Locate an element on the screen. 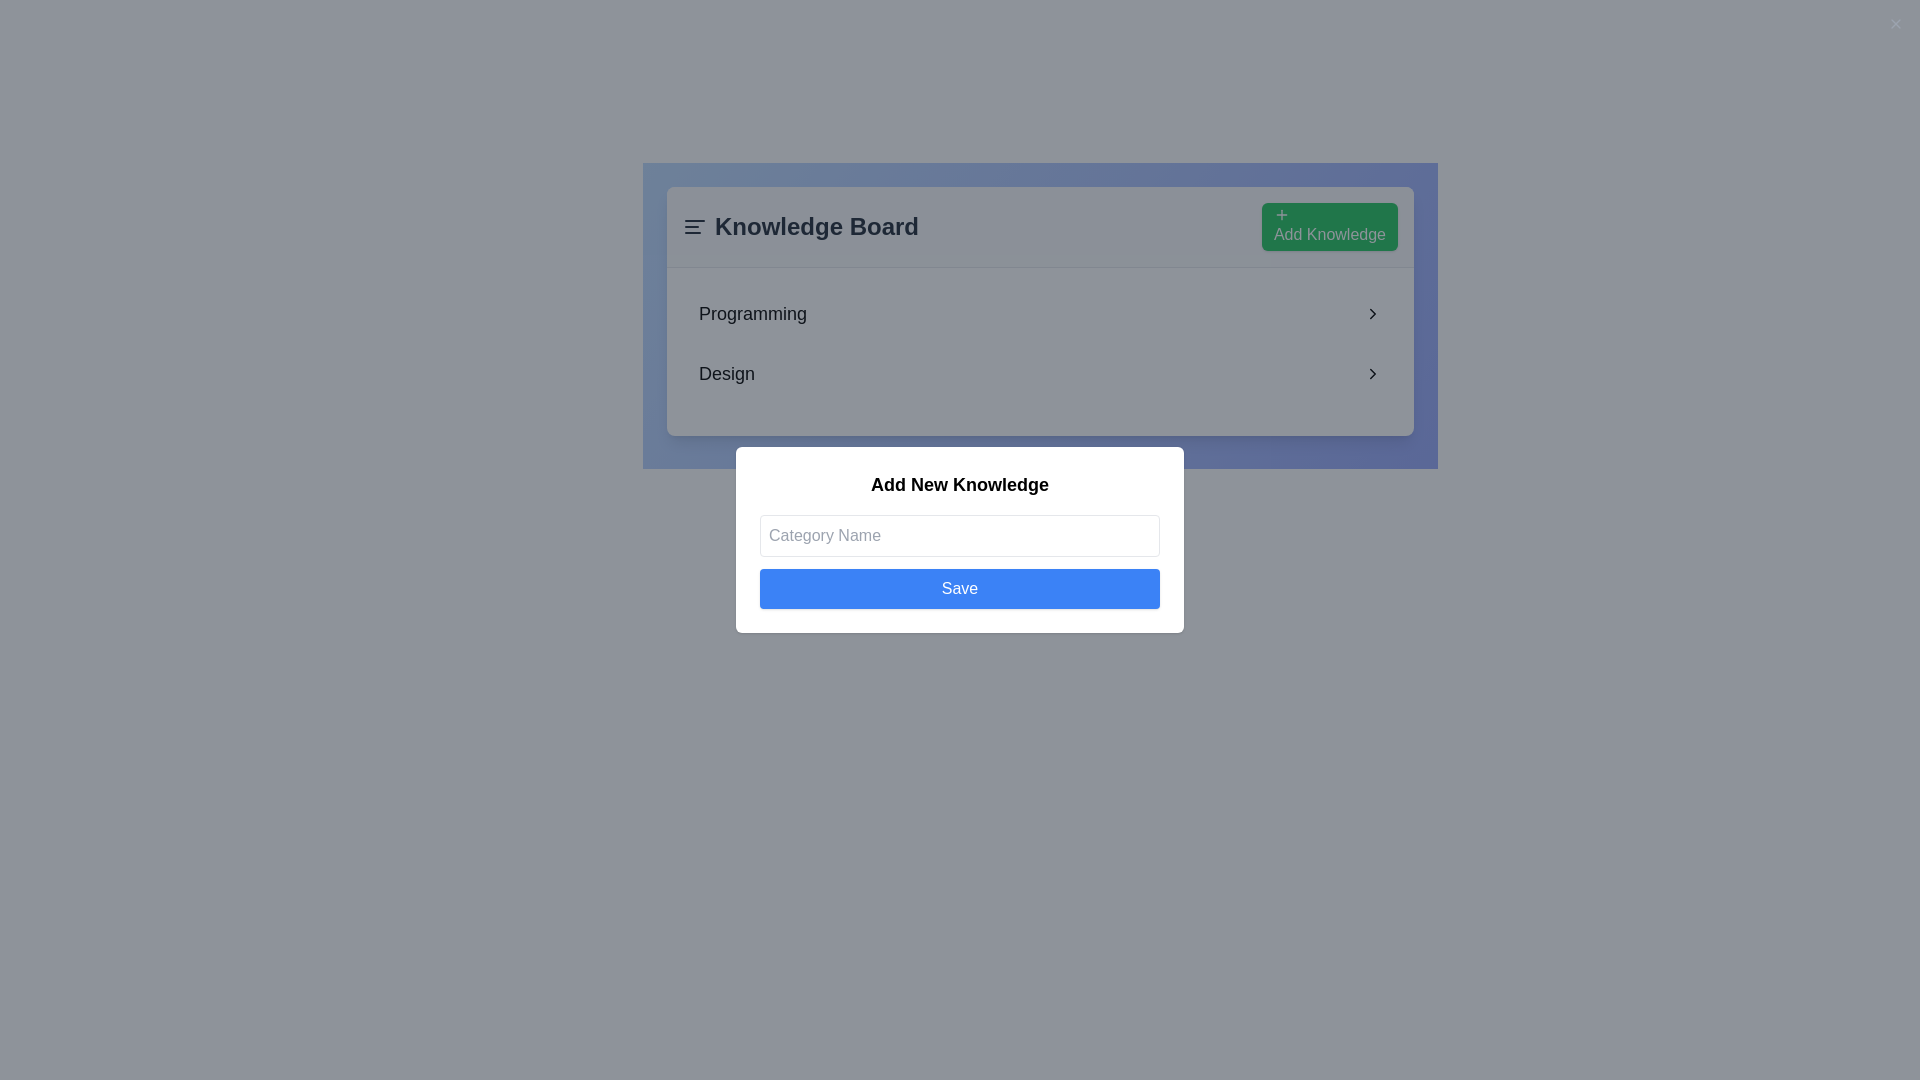 The width and height of the screenshot is (1920, 1080). the Chevron Icon located at the far right side of the 'Design' menu item within the dropdown menu below the 'Knowledge Board' header is located at coordinates (1371, 313).